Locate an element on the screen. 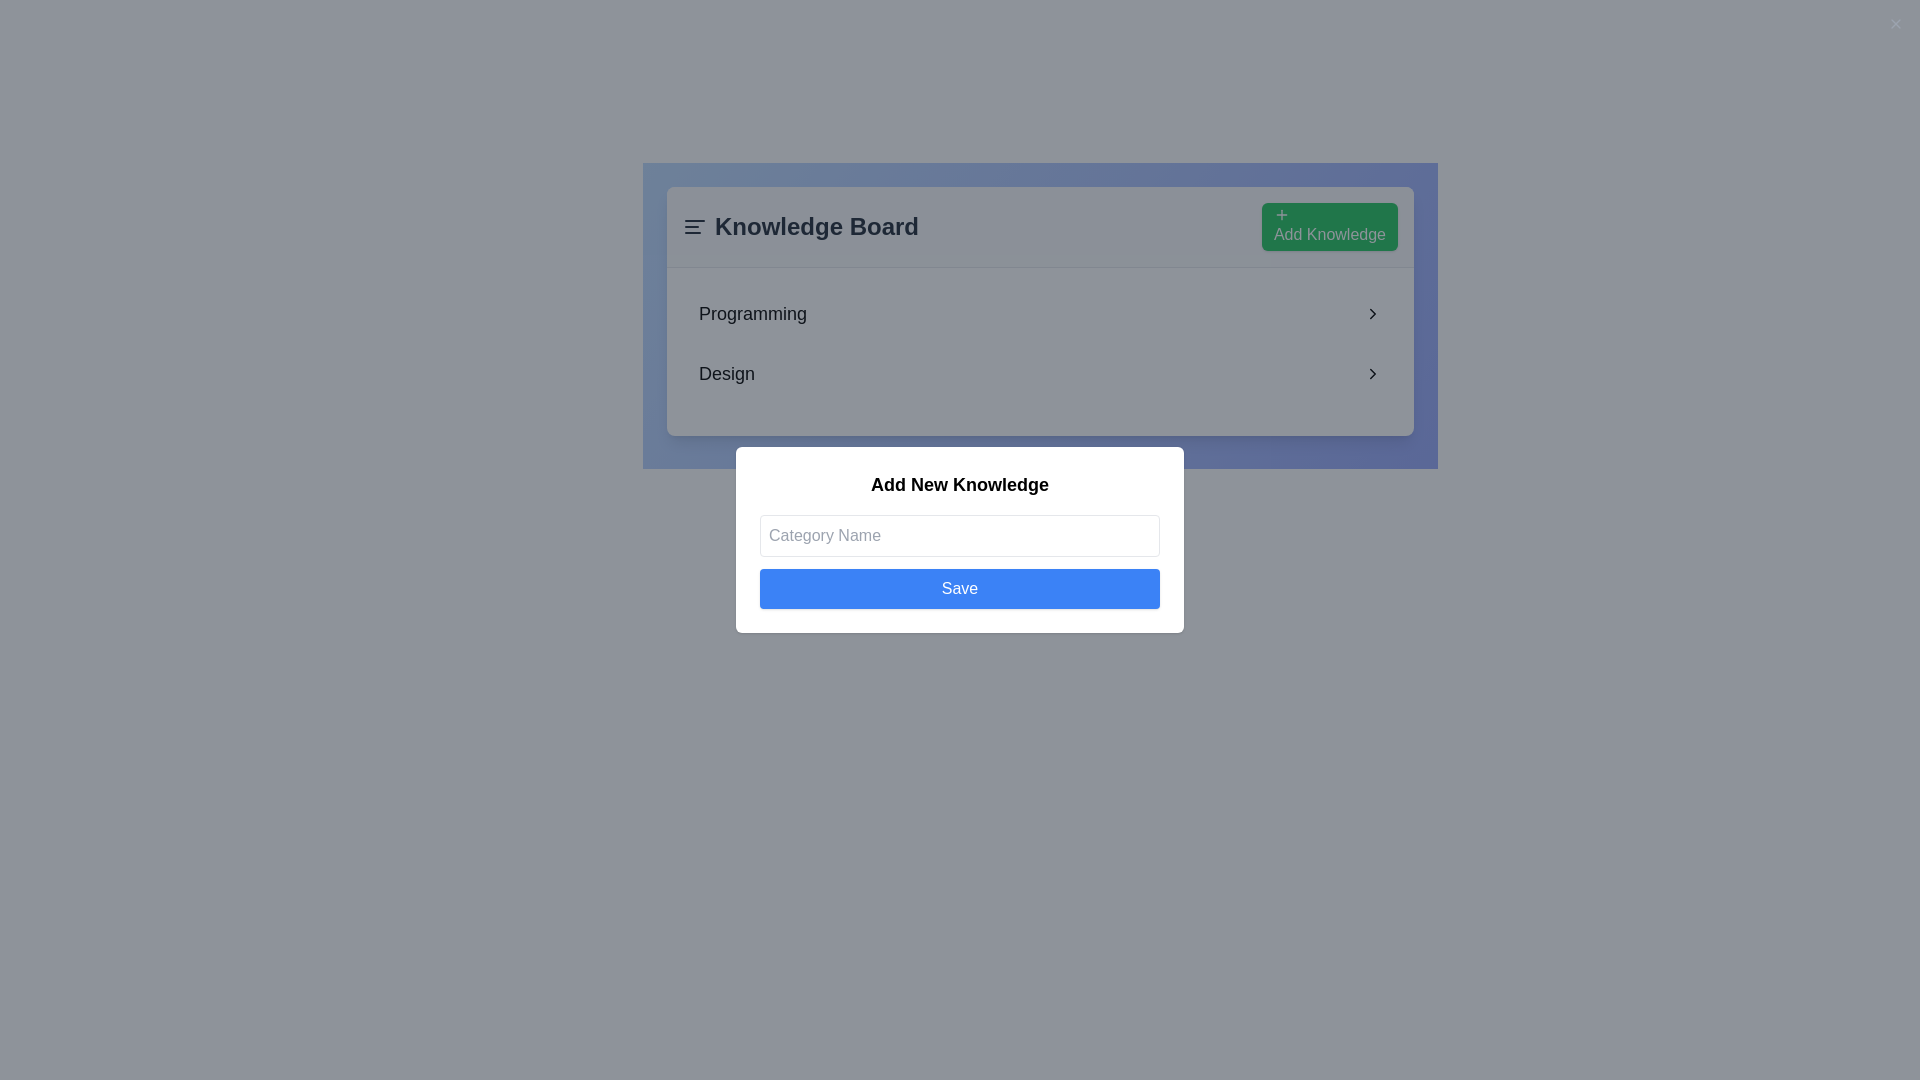 The width and height of the screenshot is (1920, 1080). the Chevron Icon located at the far right side of the 'Design' menu item within the dropdown menu below the 'Knowledge Board' header is located at coordinates (1371, 313).